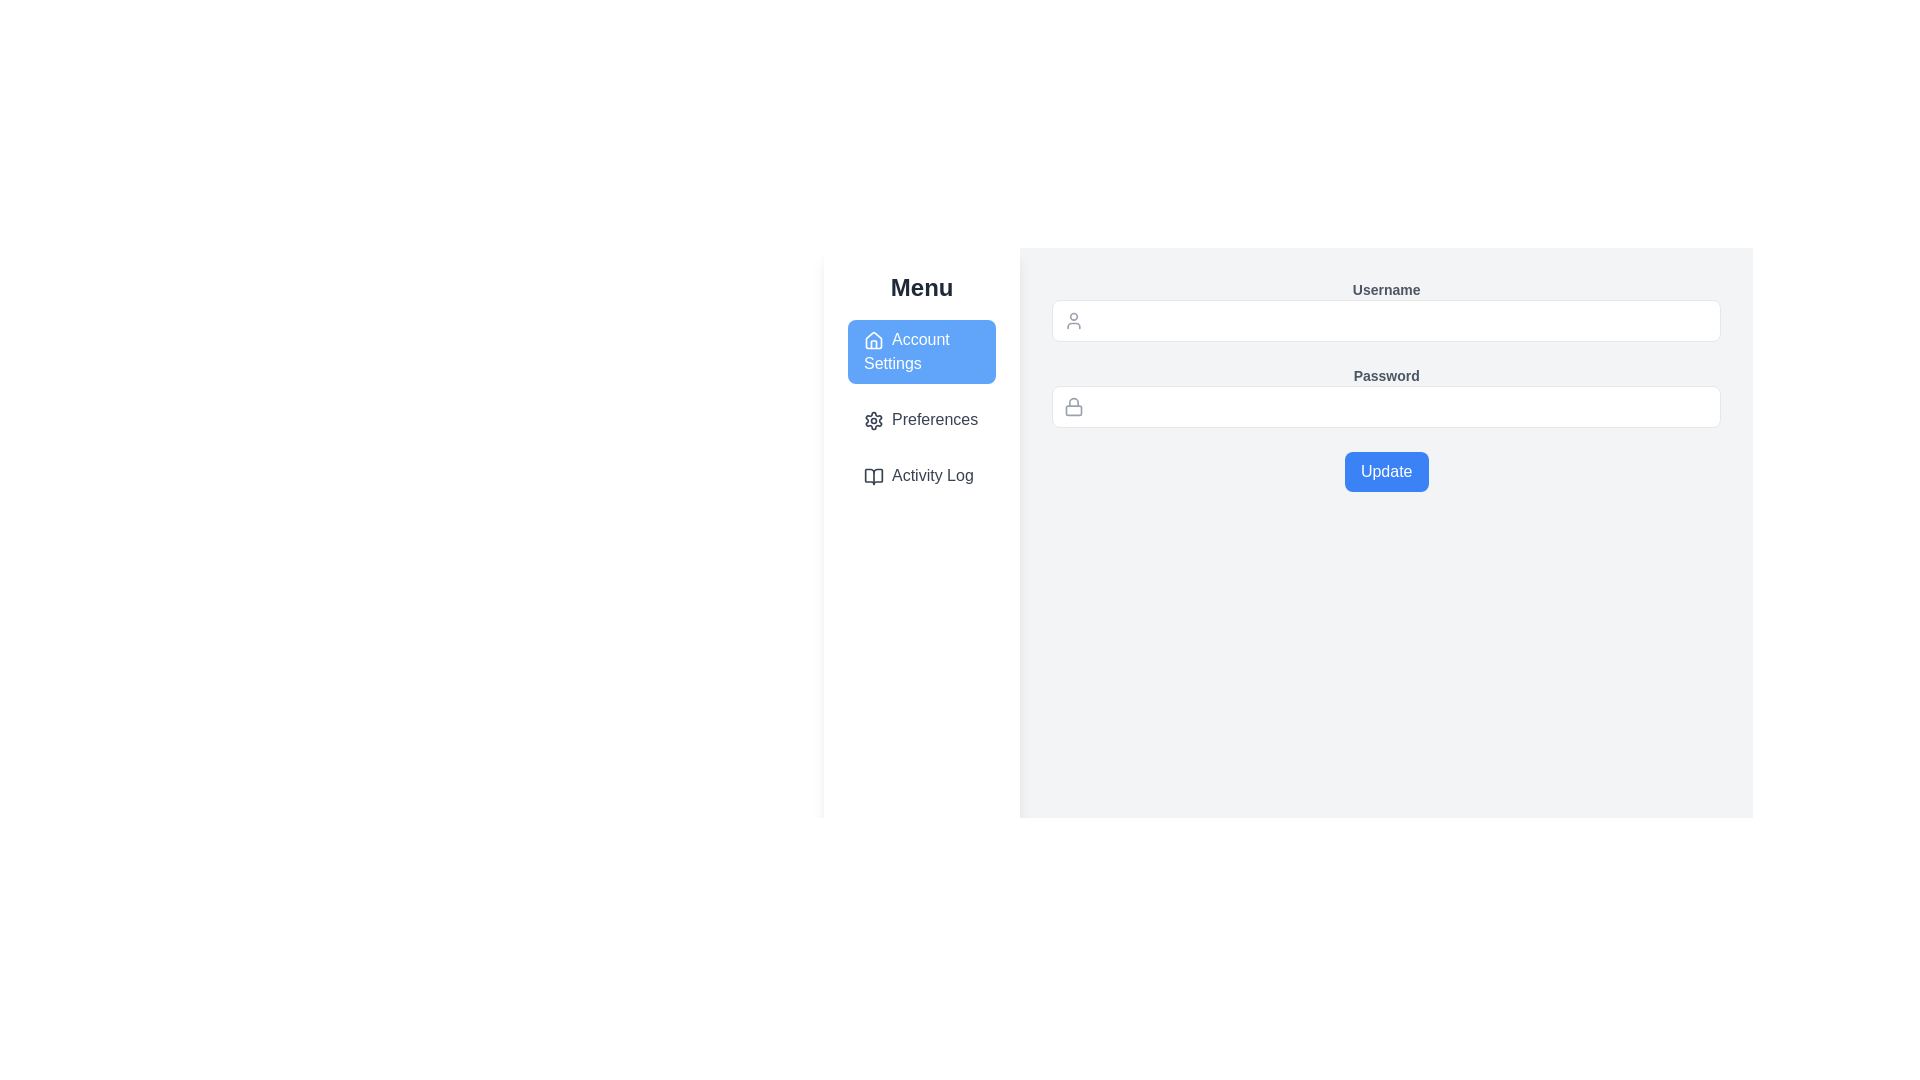  What do you see at coordinates (1385, 319) in the screenshot?
I see `the text input field located beneath the 'Username' label in the user form` at bounding box center [1385, 319].